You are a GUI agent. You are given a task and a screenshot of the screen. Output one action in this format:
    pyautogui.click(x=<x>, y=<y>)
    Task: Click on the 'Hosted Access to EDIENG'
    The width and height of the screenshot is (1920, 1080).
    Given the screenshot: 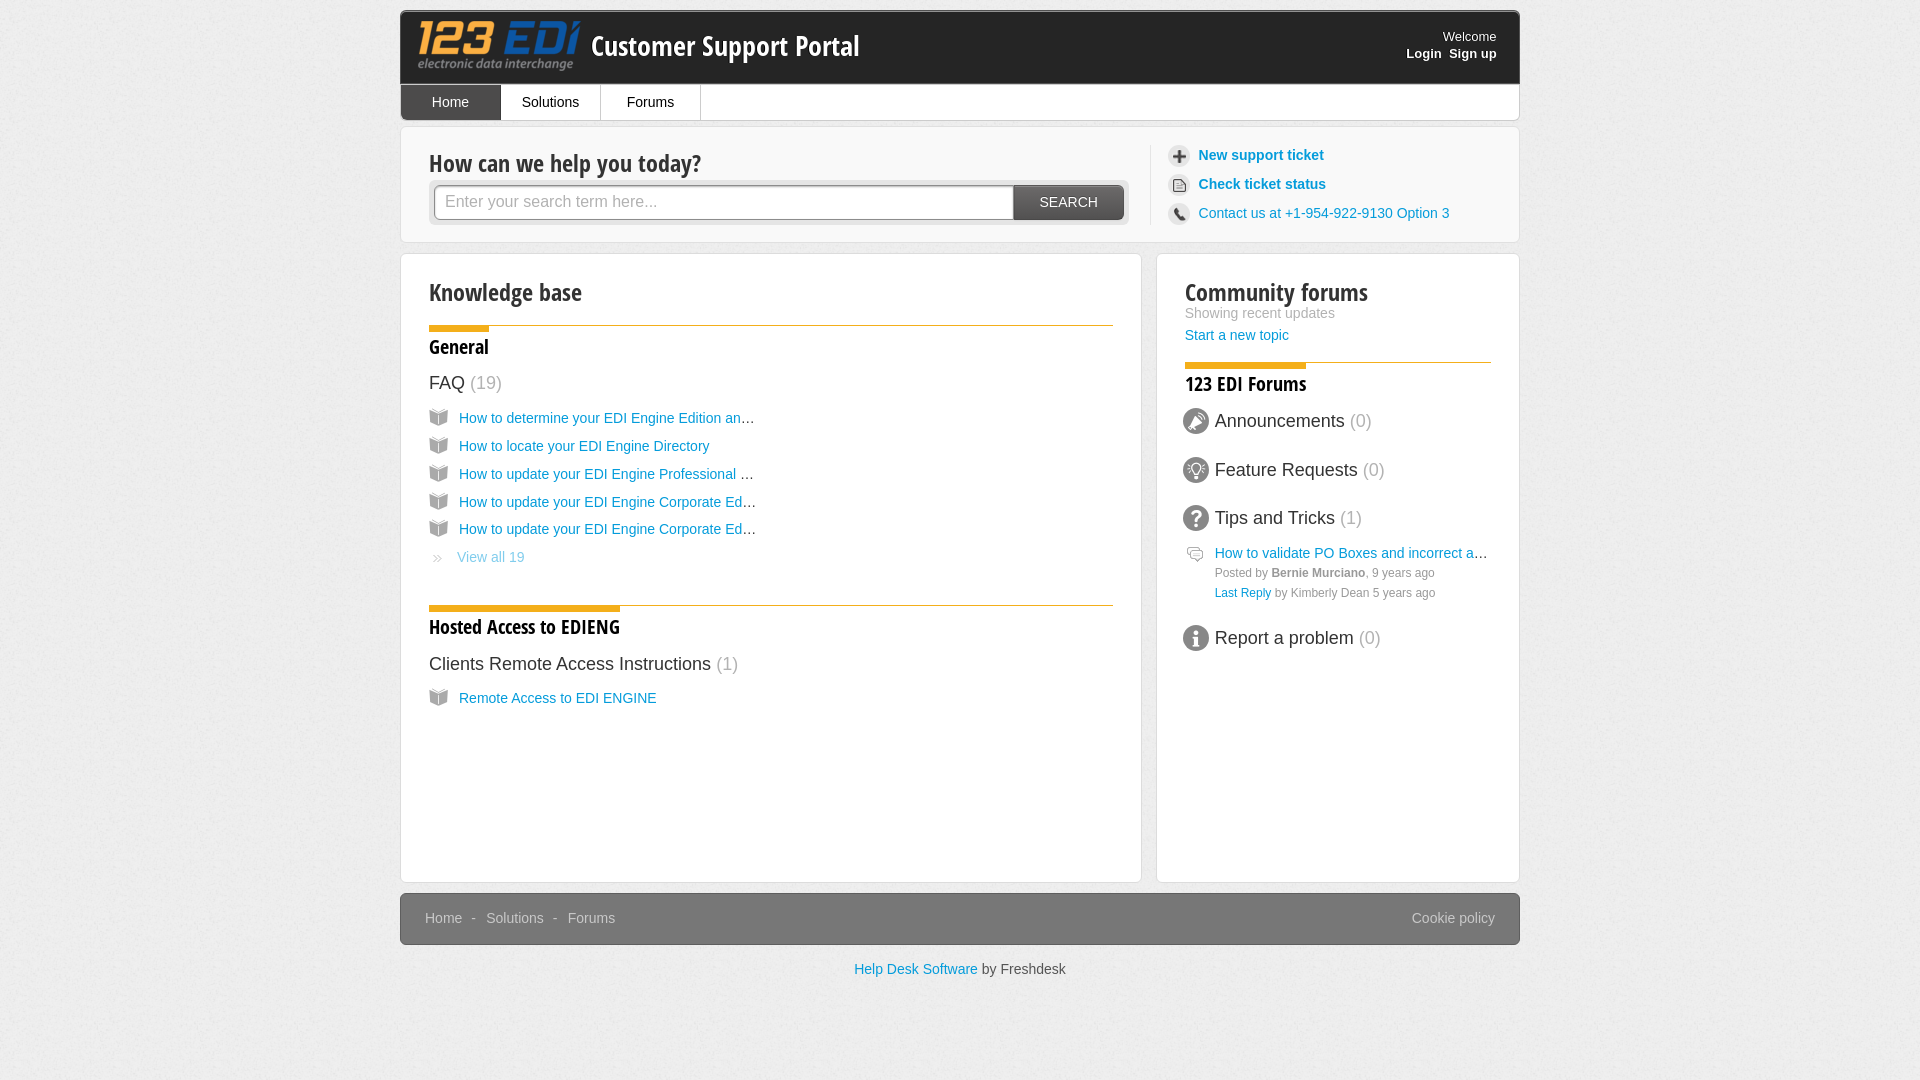 What is the action you would take?
    pyautogui.click(x=524, y=625)
    